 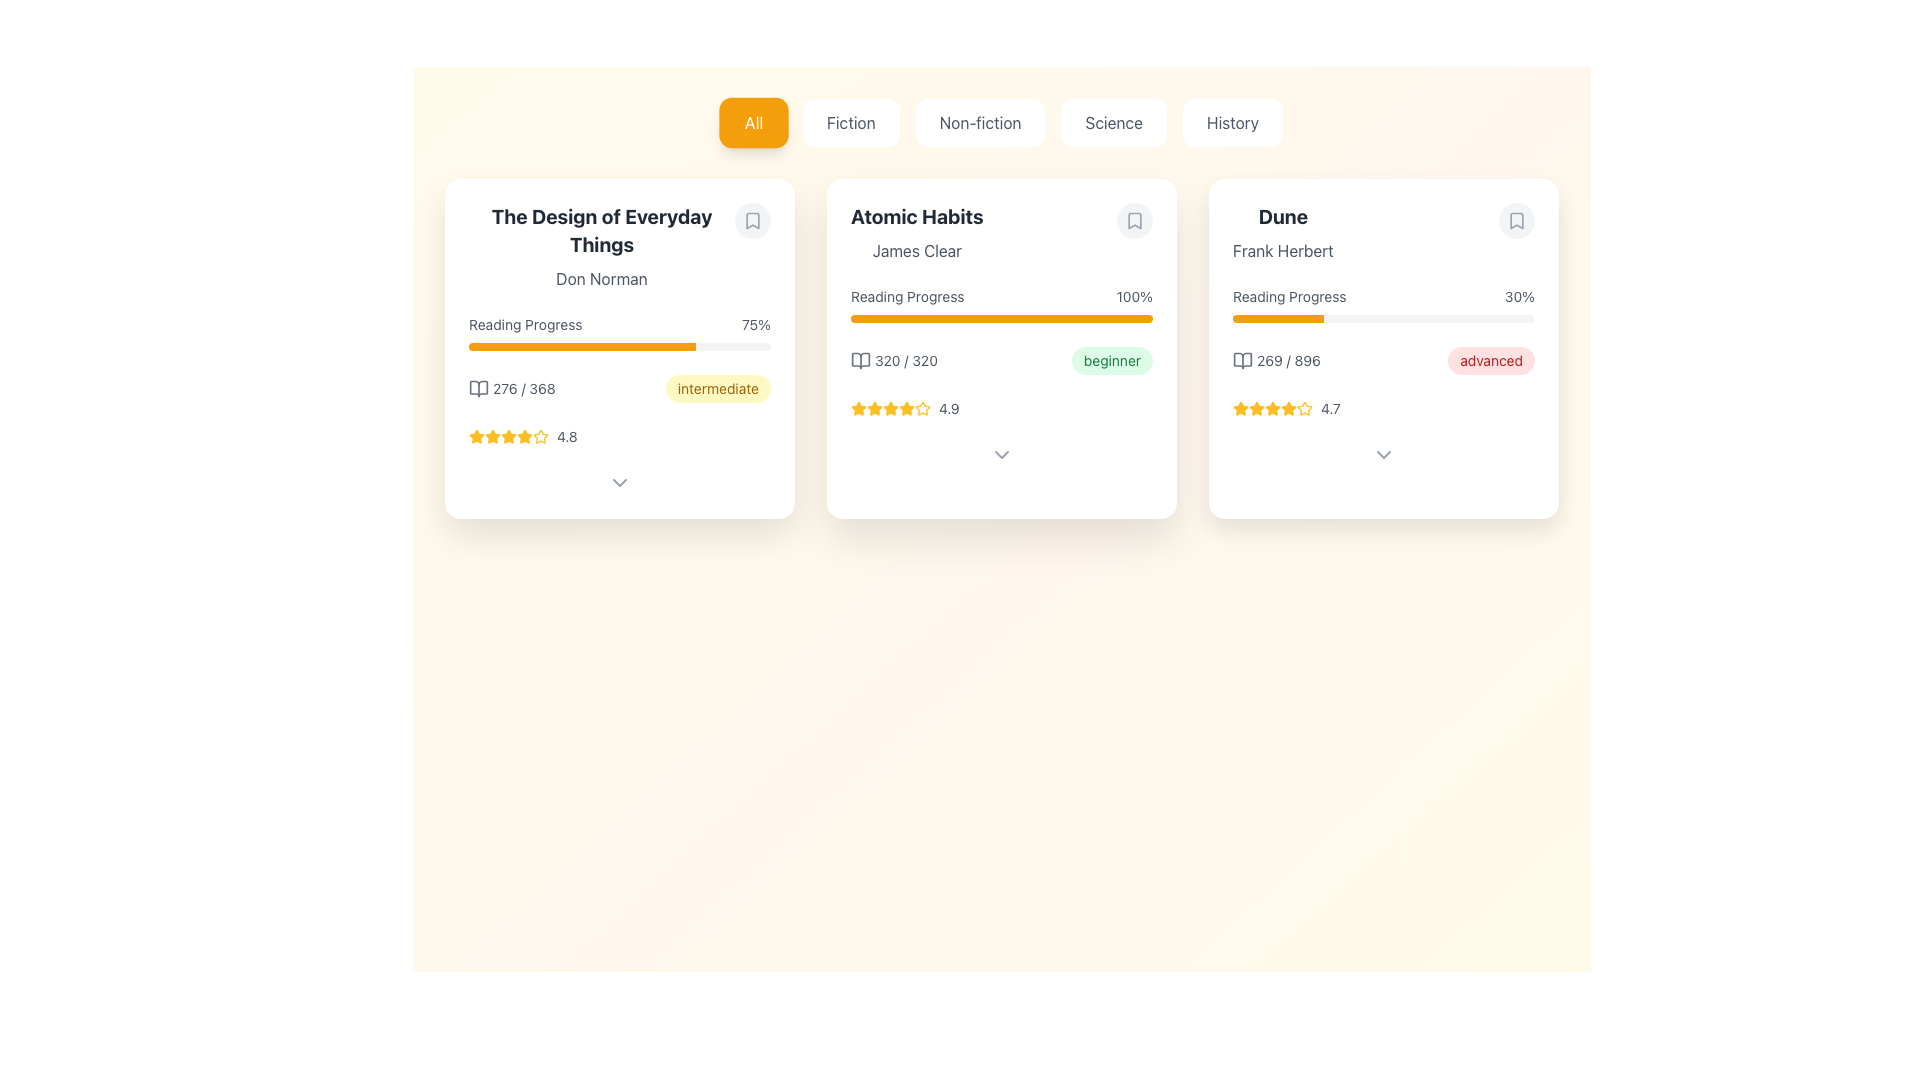 What do you see at coordinates (752, 123) in the screenshot?
I see `the 'All' button, which is a rectangular button with rounded edges, labeled in white on an amber background, located at the top-center among a group of buttons` at bounding box center [752, 123].